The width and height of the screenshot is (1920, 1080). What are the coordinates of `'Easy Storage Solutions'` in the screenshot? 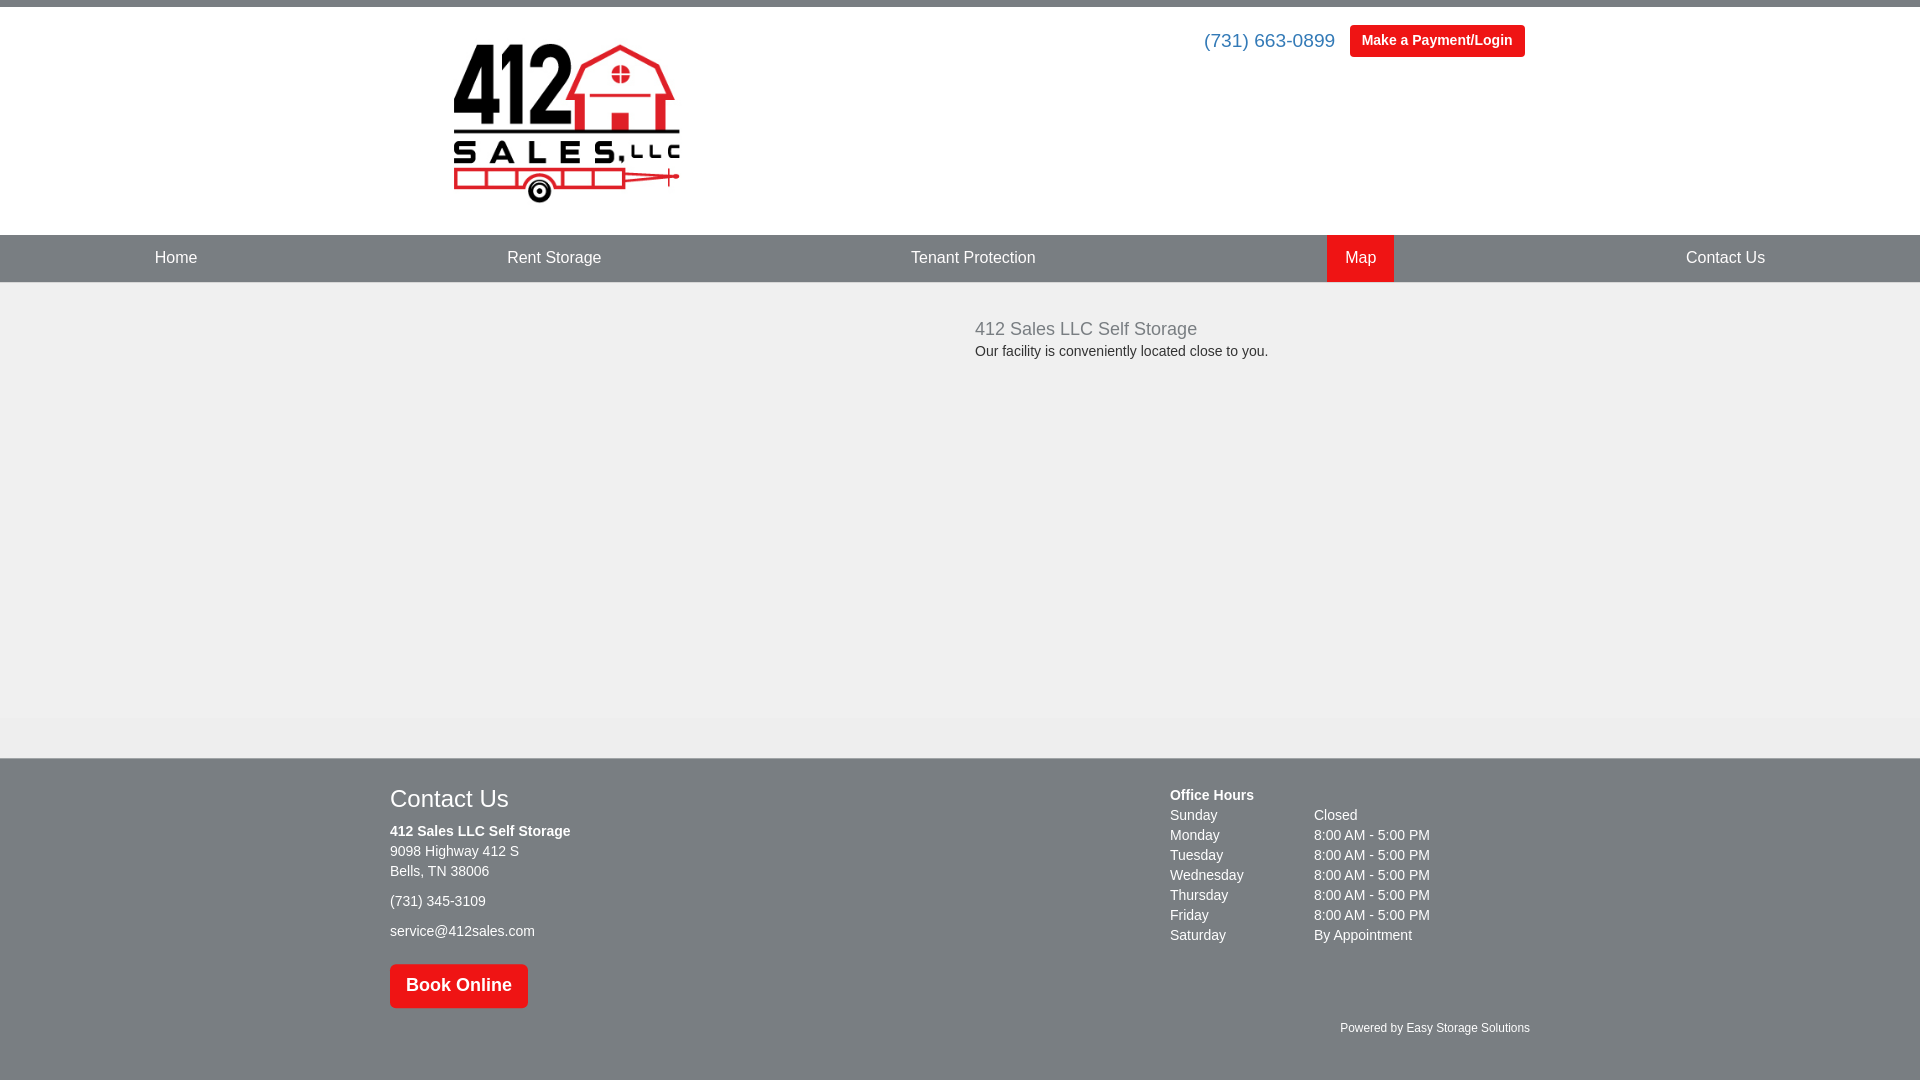 It's located at (1468, 1028).